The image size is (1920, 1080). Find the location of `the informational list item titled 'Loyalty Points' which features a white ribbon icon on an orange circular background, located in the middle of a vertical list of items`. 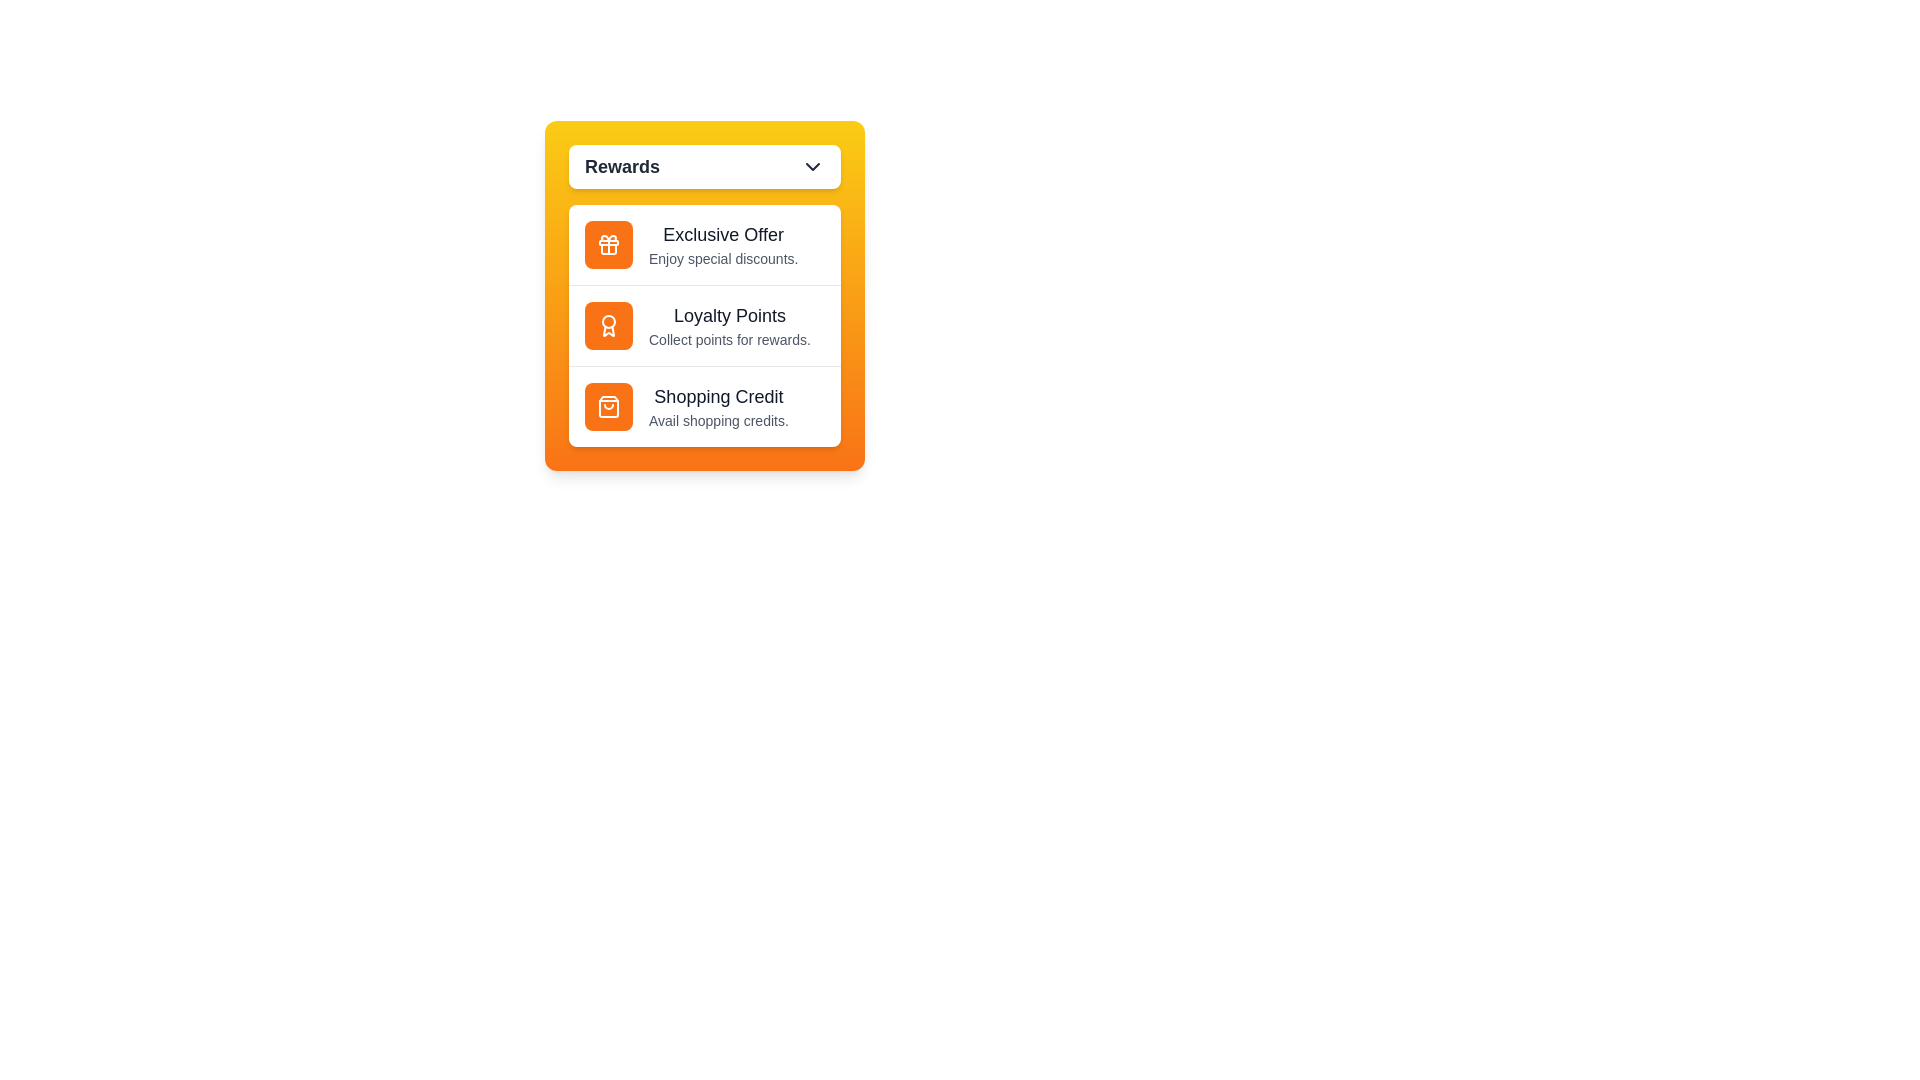

the informational list item titled 'Loyalty Points' which features a white ribbon icon on an orange circular background, located in the middle of a vertical list of items is located at coordinates (705, 323).